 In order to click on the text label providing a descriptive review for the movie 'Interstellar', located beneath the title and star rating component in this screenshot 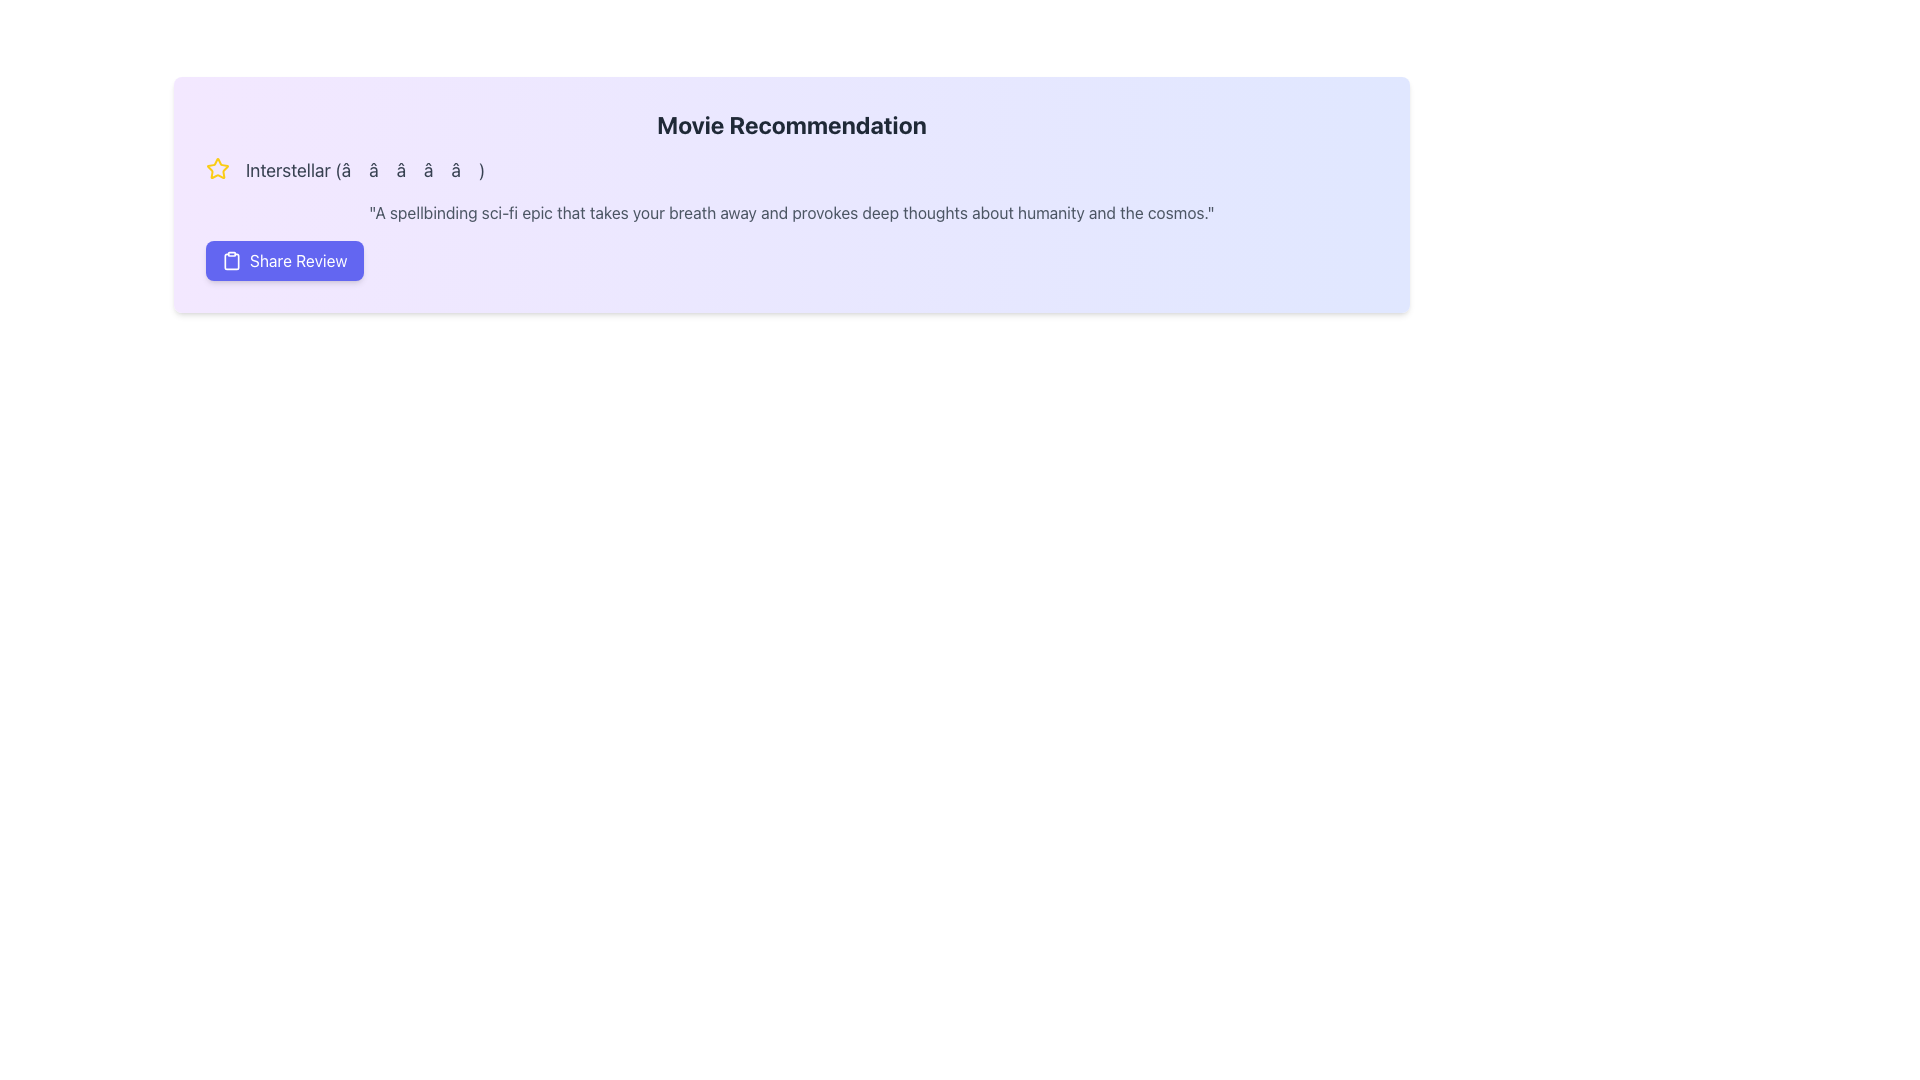, I will do `click(791, 212)`.